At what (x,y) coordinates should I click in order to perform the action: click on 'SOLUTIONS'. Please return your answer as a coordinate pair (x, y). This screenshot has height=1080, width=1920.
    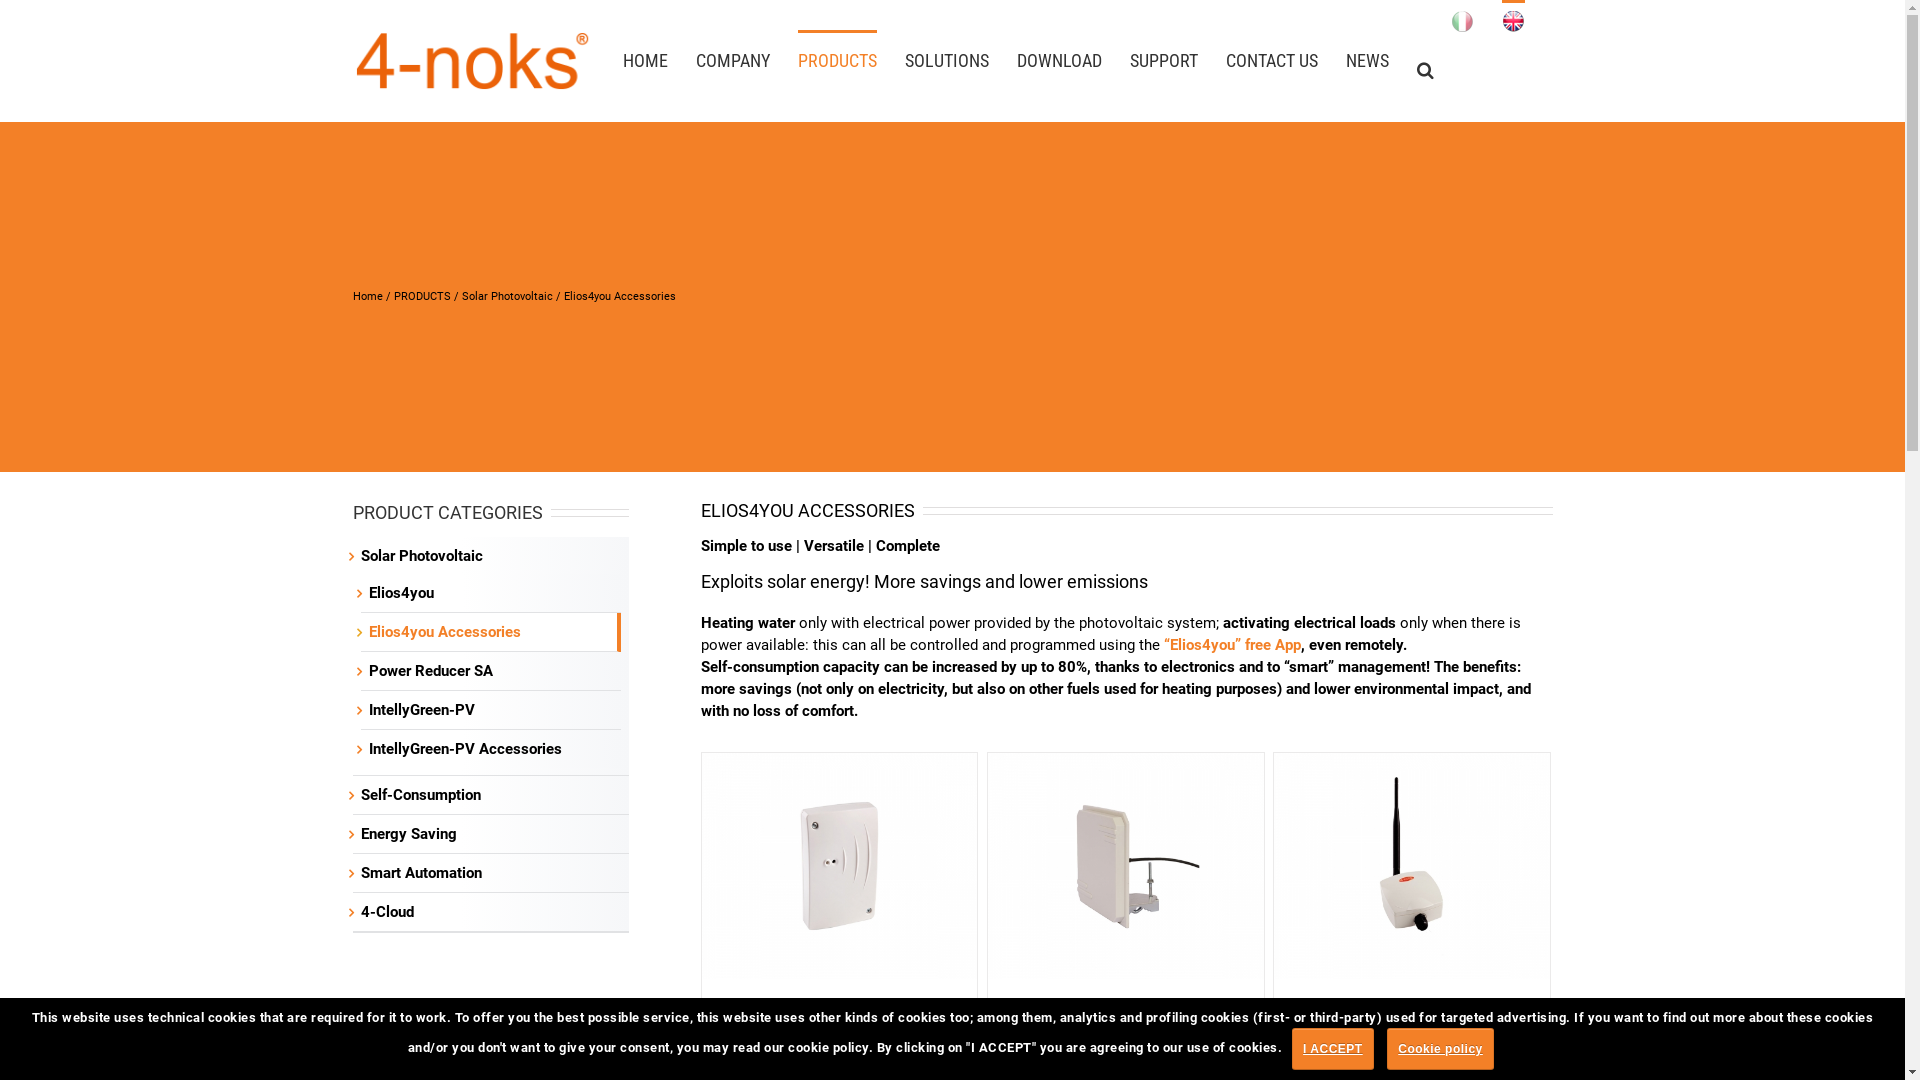
    Looking at the image, I should click on (944, 57).